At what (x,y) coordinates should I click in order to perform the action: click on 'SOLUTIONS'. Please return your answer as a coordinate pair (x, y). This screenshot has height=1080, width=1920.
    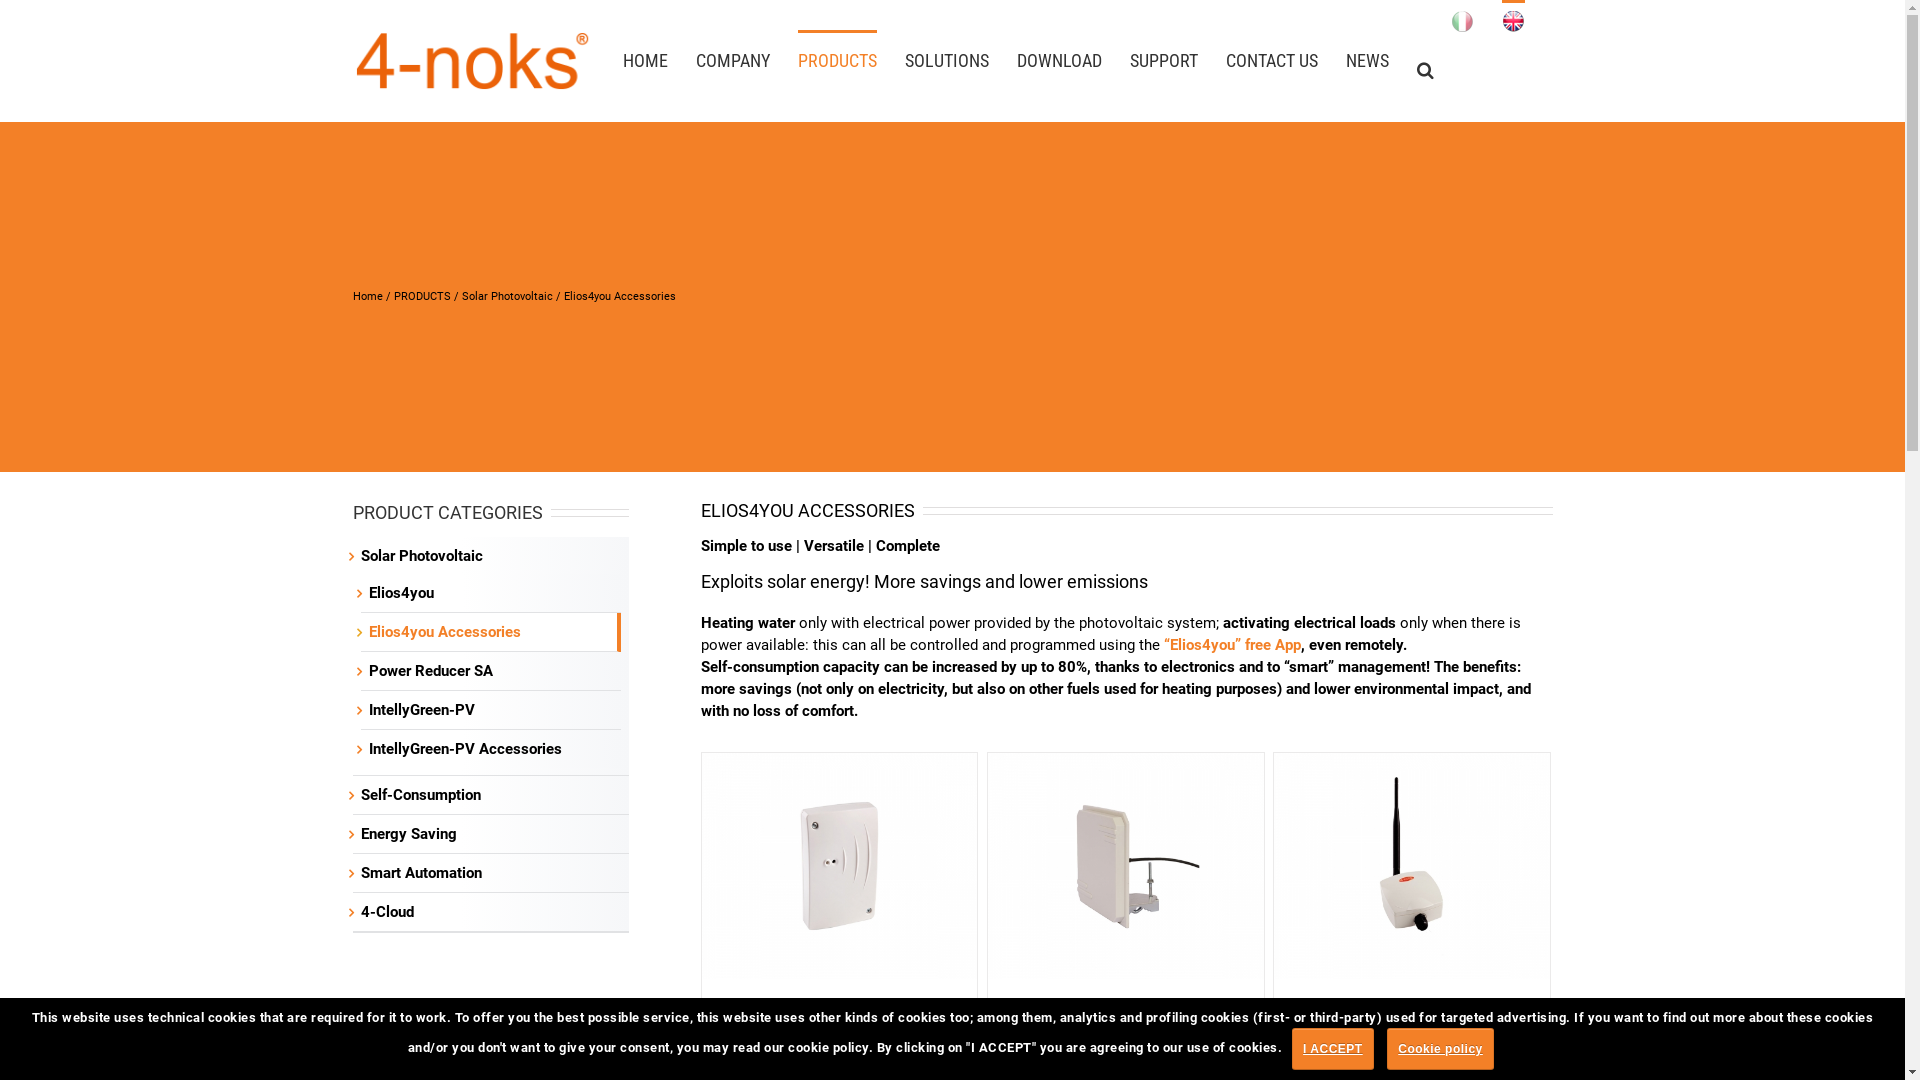
    Looking at the image, I should click on (944, 57).